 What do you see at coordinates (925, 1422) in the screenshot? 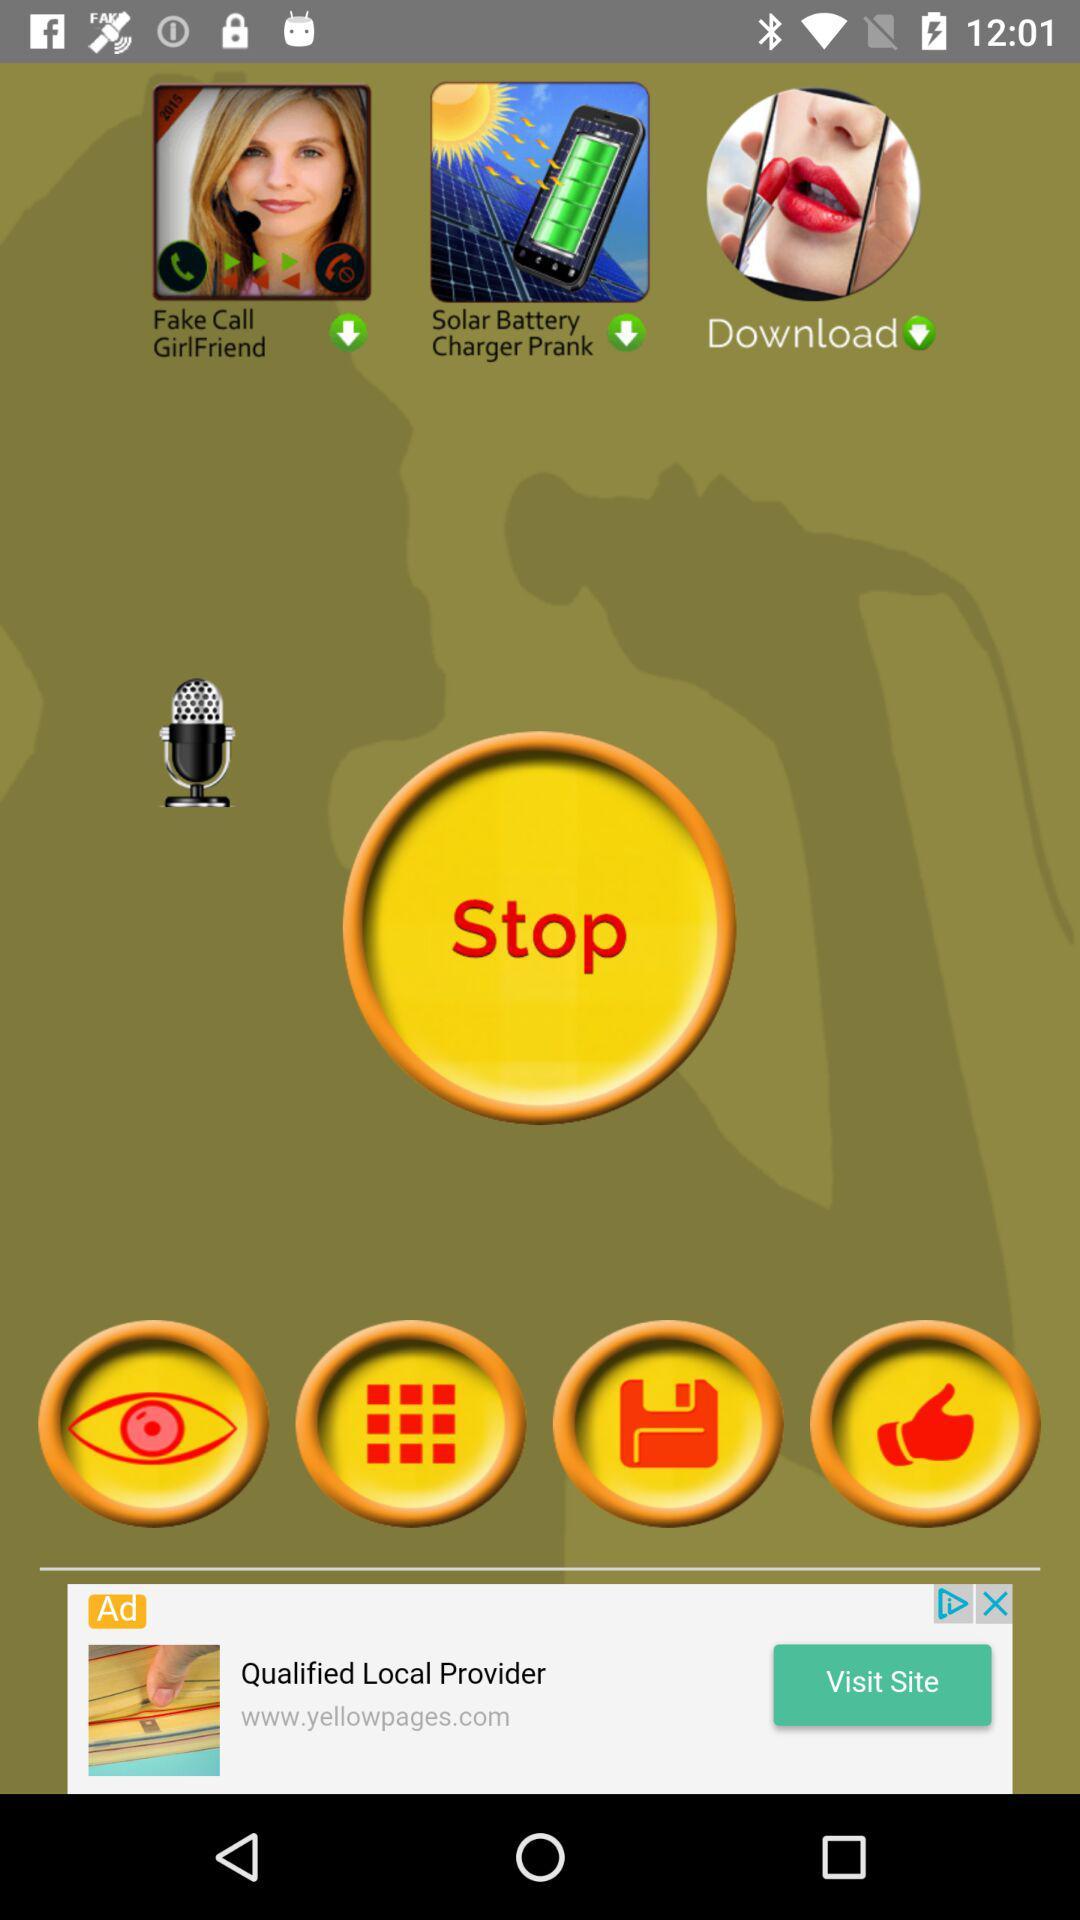
I see `like option` at bounding box center [925, 1422].